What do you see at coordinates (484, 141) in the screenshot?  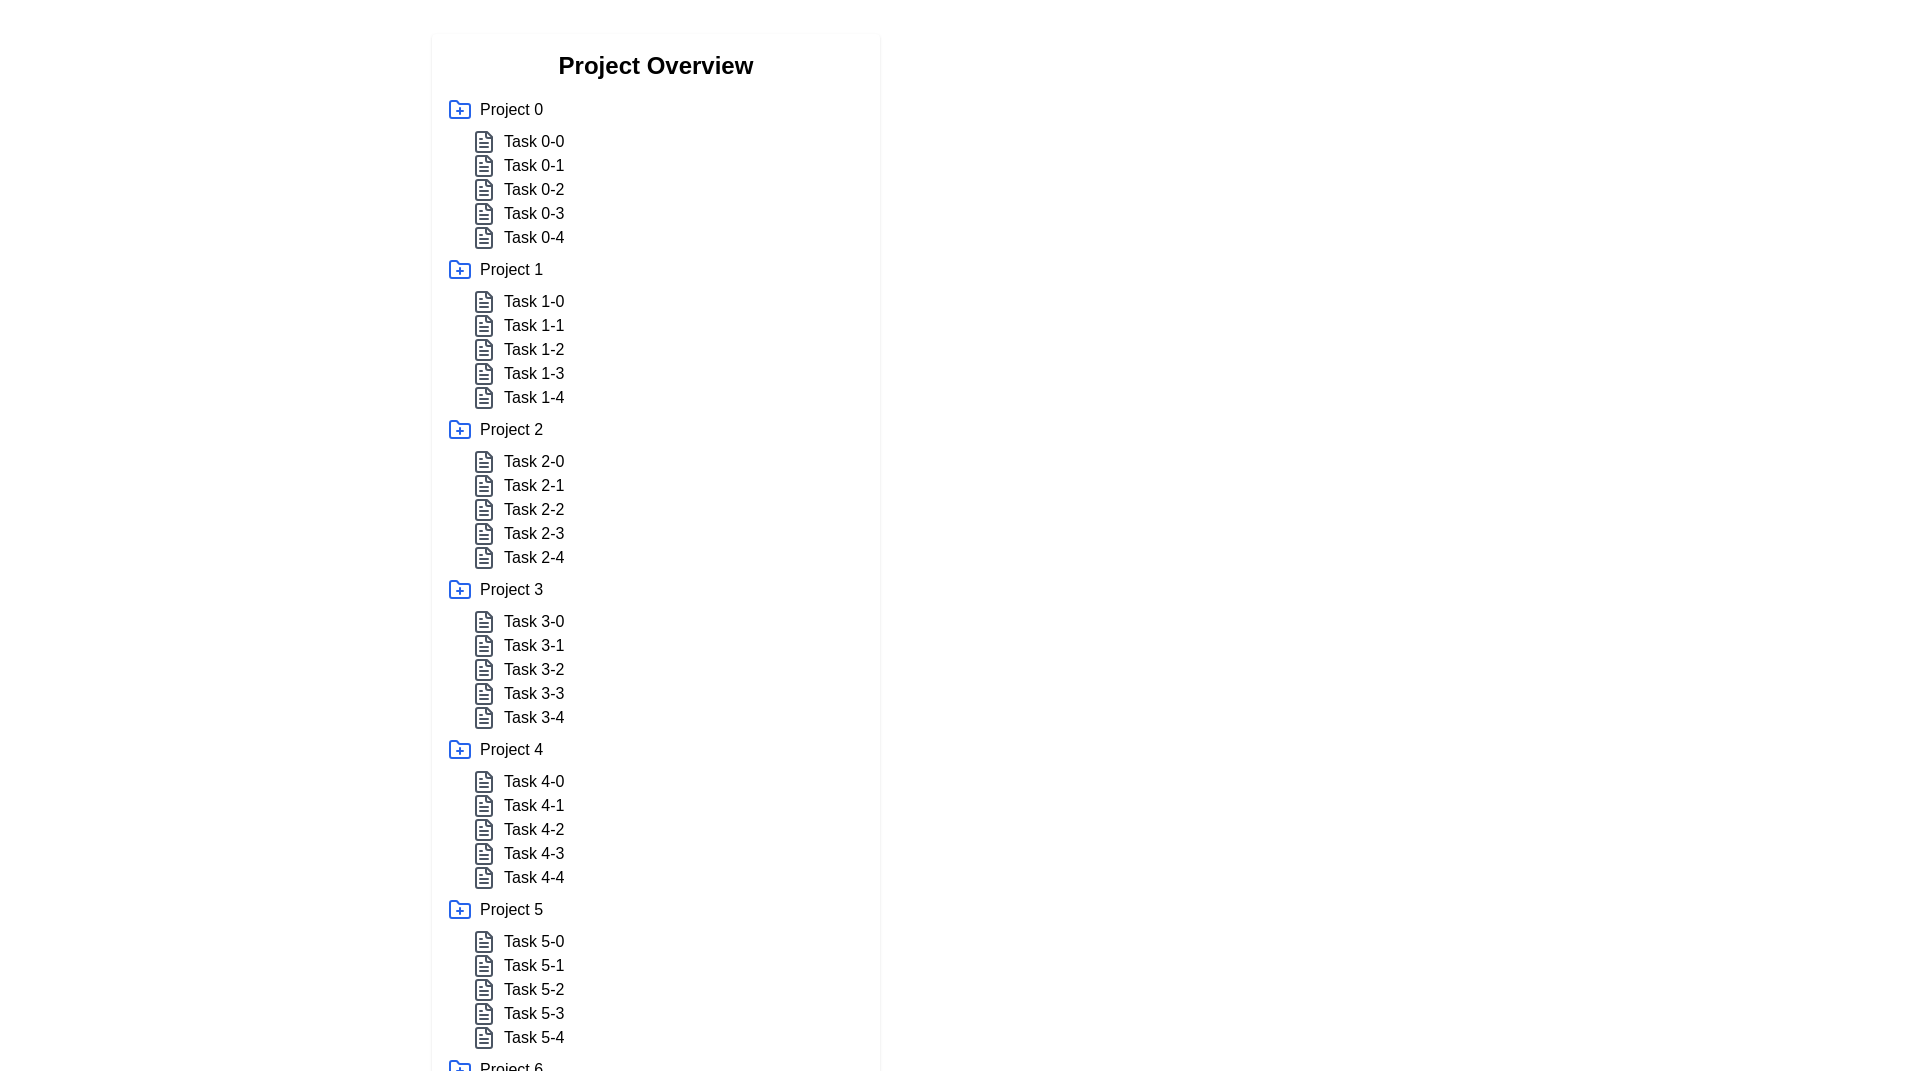 I see `the small dark gray document icon with a folded corner located to the left of the text 'Task 0-0' under 'Project 0'` at bounding box center [484, 141].